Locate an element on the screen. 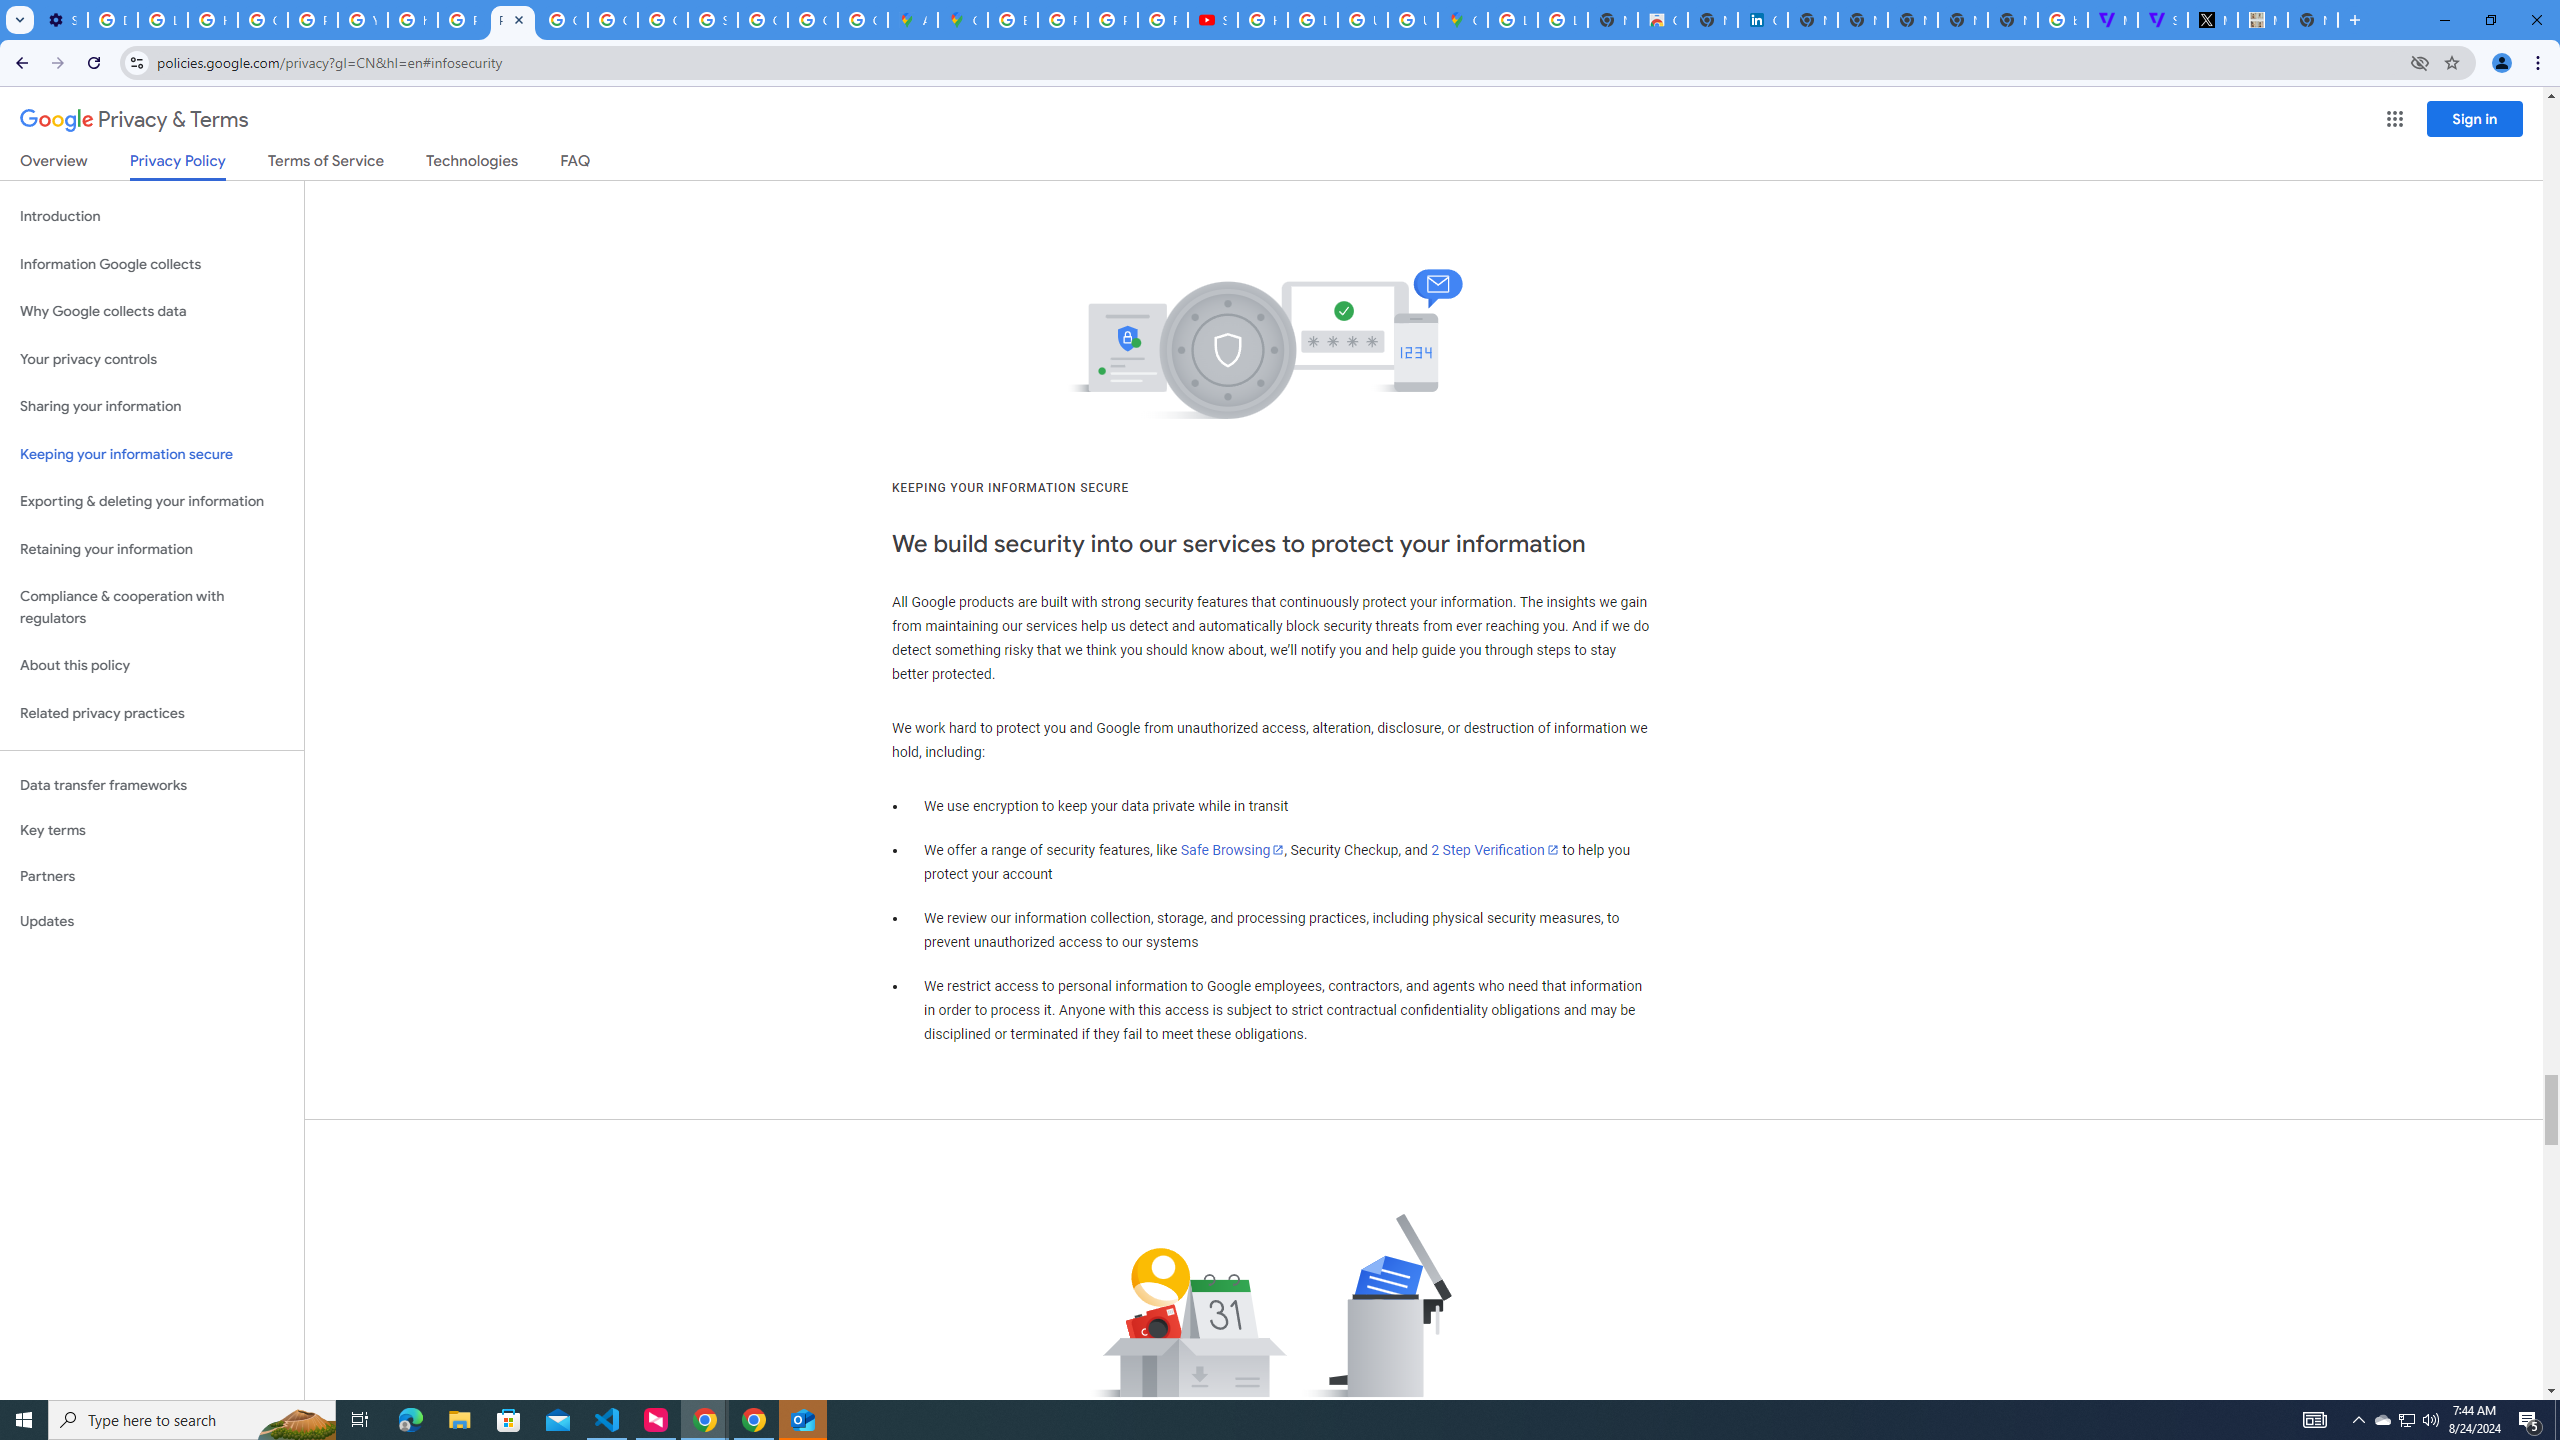 This screenshot has width=2560, height=1440. 'Terms of Service' is located at coordinates (325, 164).